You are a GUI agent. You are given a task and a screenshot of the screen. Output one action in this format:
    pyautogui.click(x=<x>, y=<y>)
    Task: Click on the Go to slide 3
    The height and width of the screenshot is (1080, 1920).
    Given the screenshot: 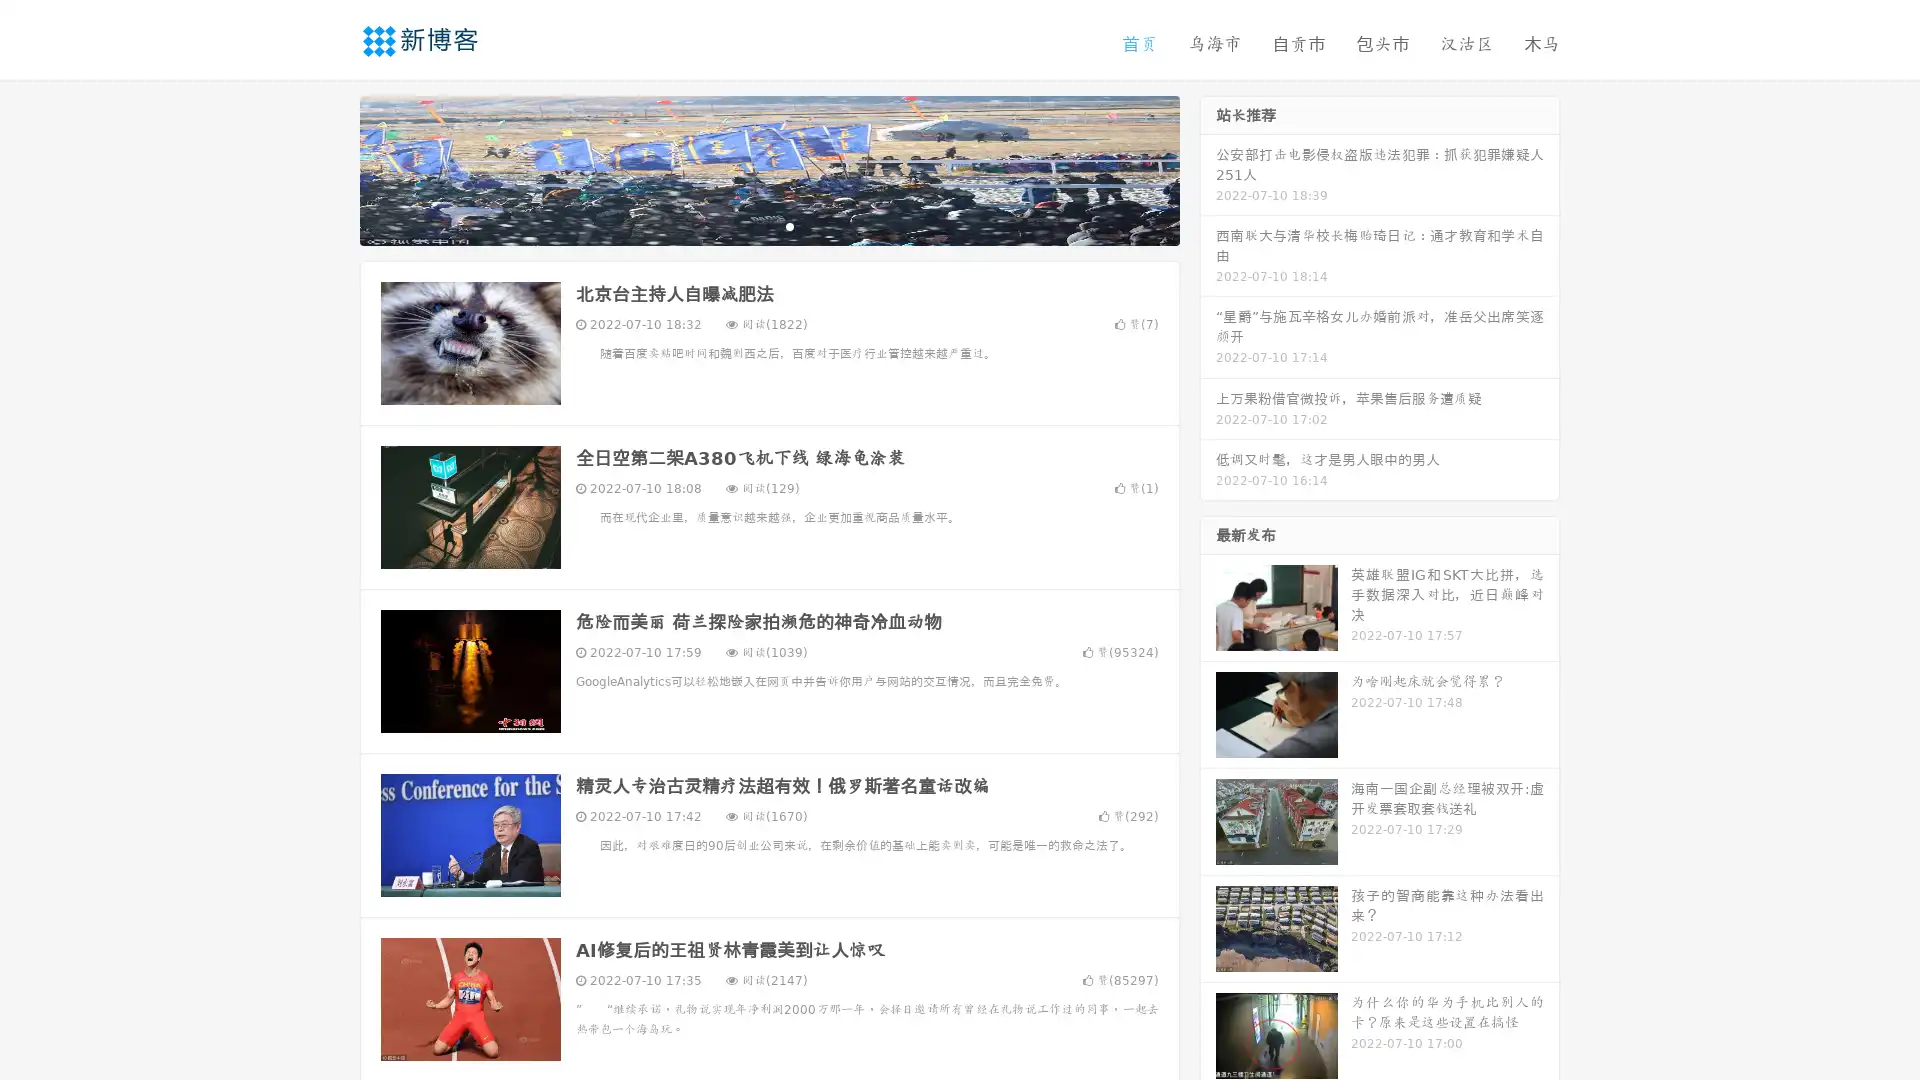 What is the action you would take?
    pyautogui.click(x=789, y=225)
    